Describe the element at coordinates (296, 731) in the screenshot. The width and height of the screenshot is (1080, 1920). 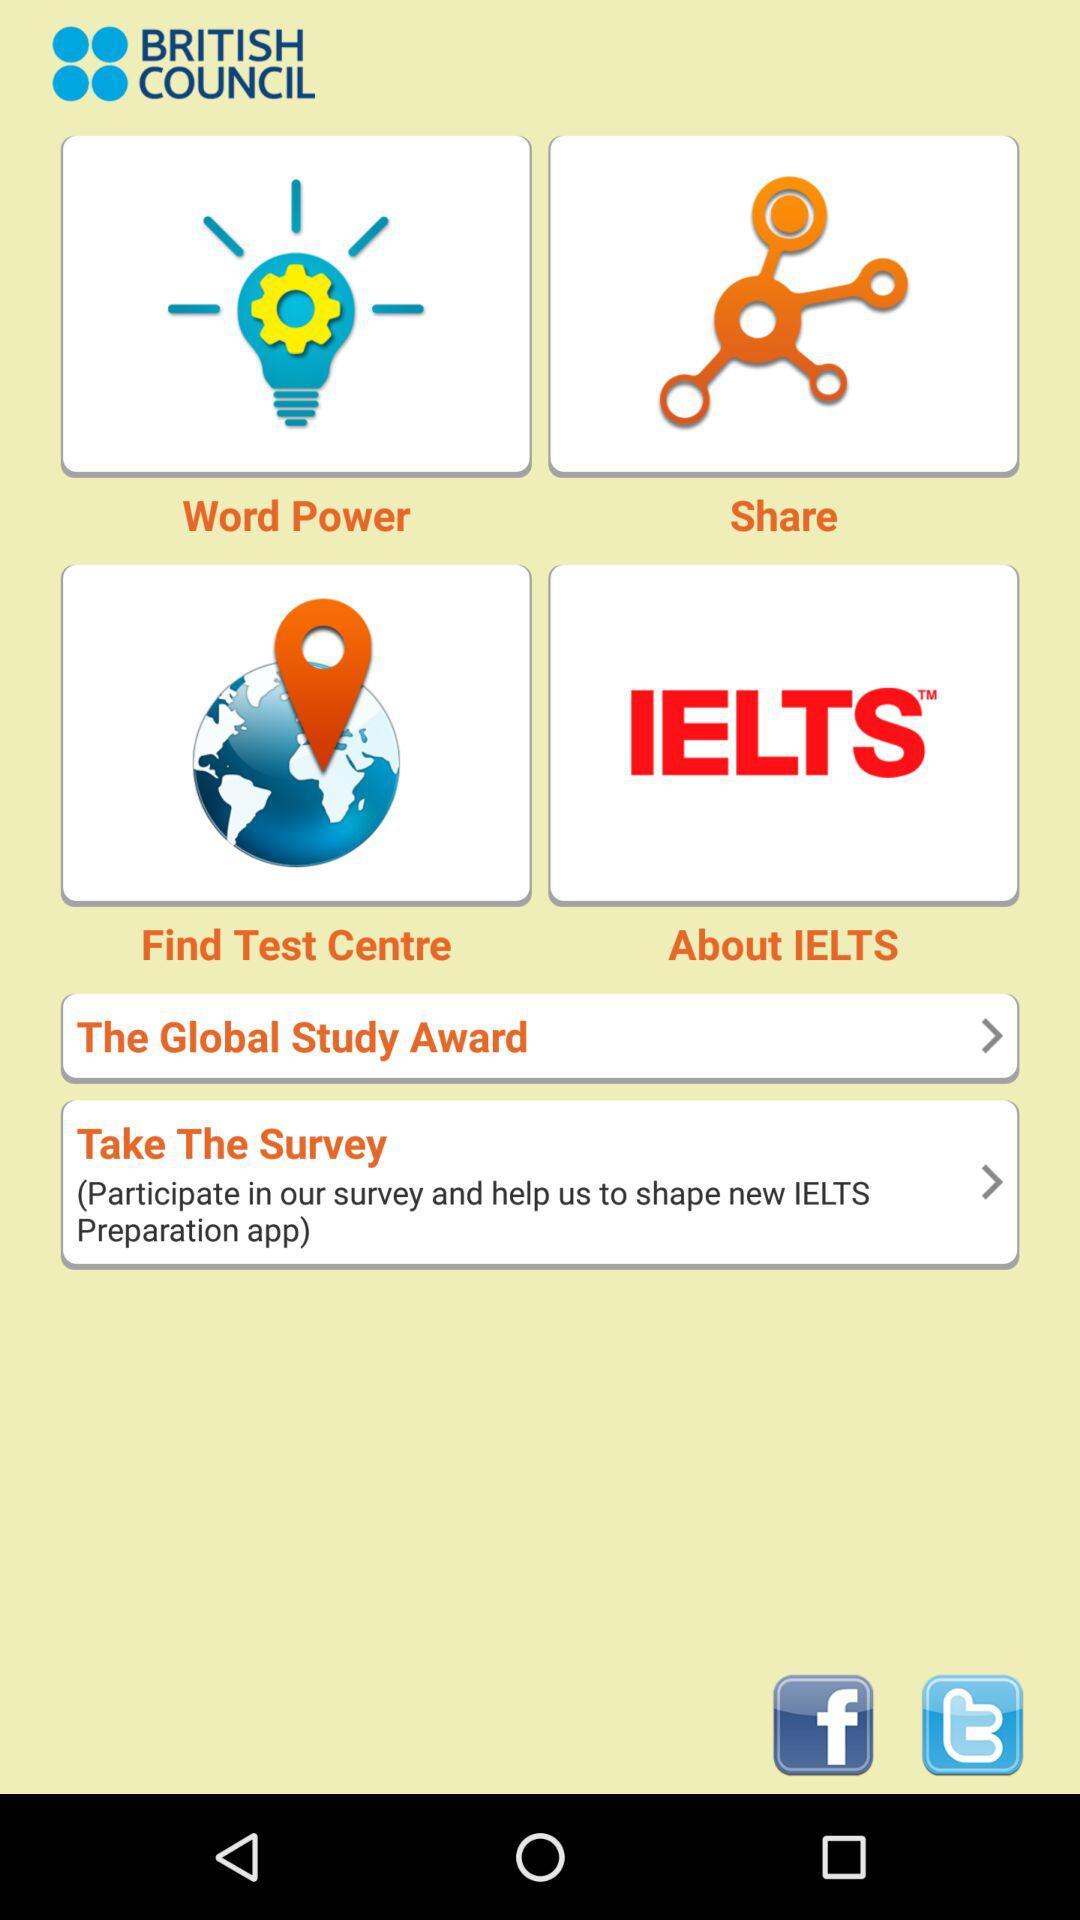
I see `search for test centers` at that location.